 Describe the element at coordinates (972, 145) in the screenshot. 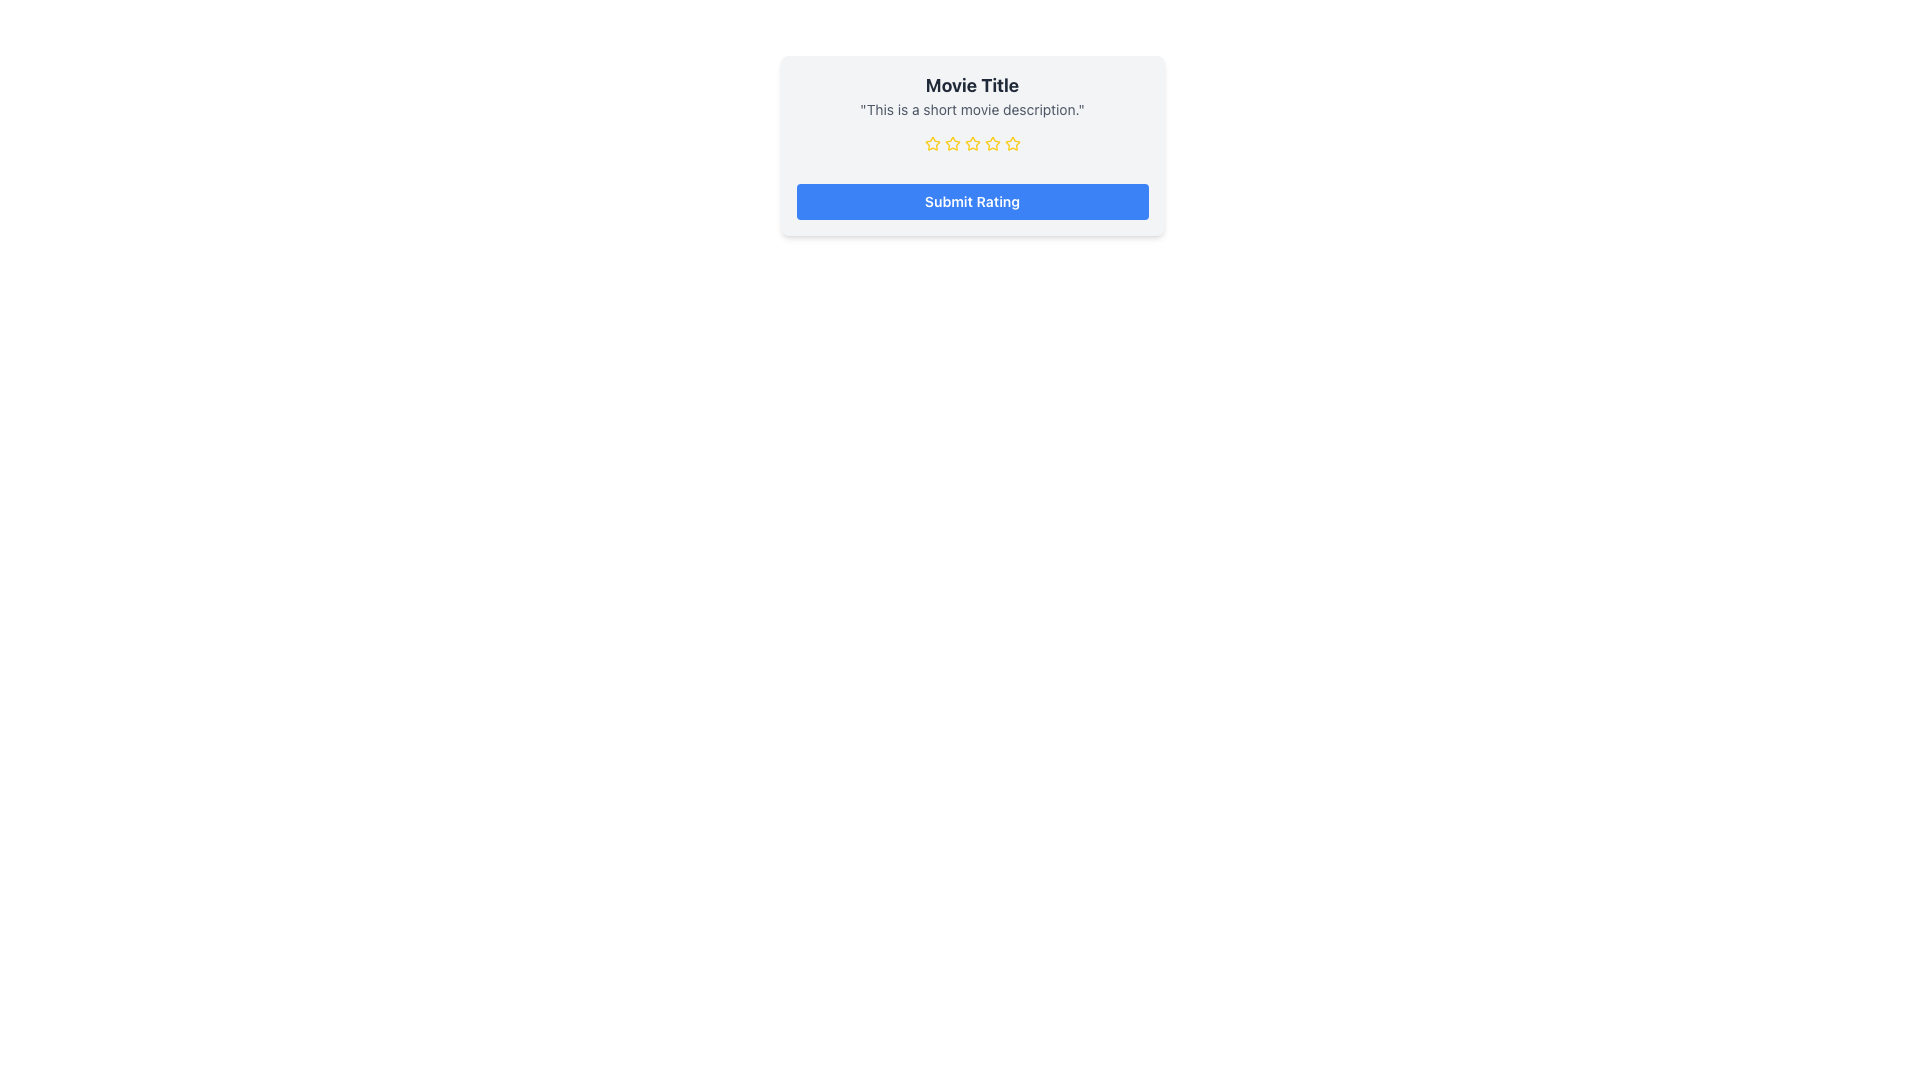

I see `the Rating Star icon located in the center of the row of five stars, situated below the text 'This is a short movie description.' within the 'Movie Title' card` at that location.